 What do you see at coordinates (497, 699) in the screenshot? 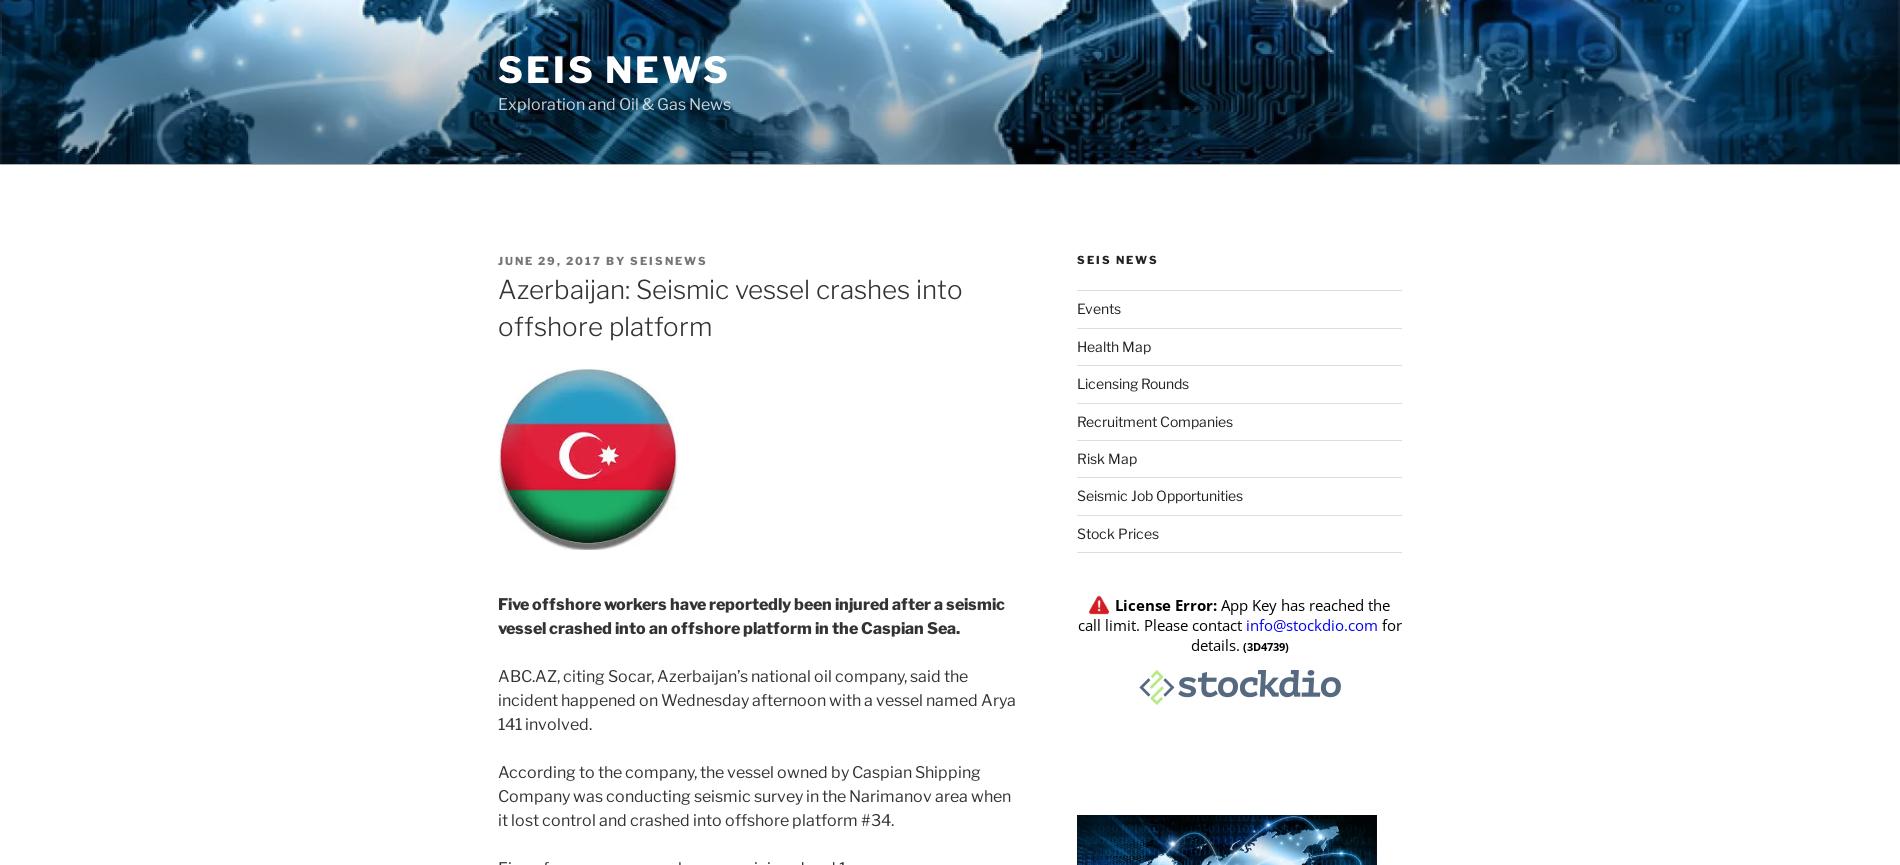
I see `'ABC.AZ, citing Socar, Azerbaijan’s national oil company, said the incident happened on Wednesday afternoon with a vessel named Arya 141 involved.'` at bounding box center [497, 699].